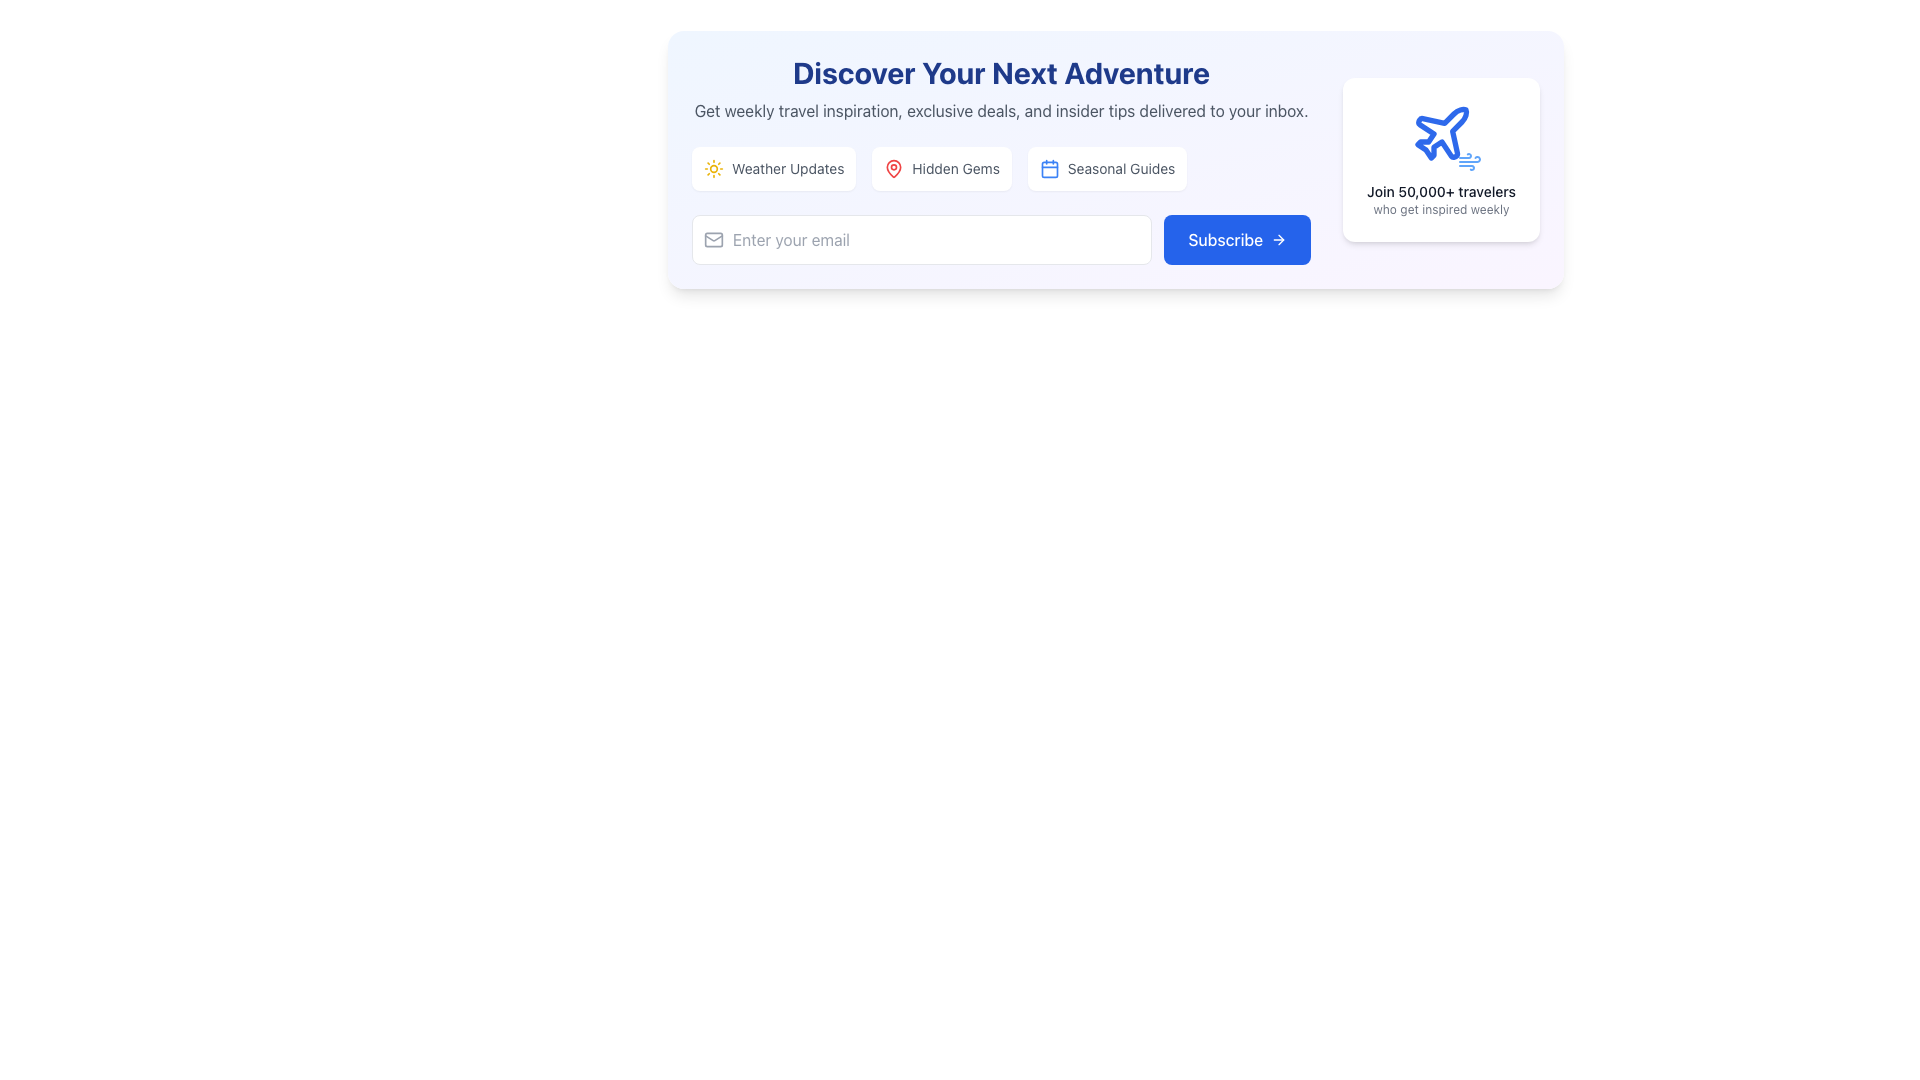  I want to click on the text block that reads 'Discover Your Next Adventure' with a bold dark blue font, positioned above the 'Weather Updates,' 'Hidden Gems,' and 'Seasonal Guides' buttons, so click(1001, 87).